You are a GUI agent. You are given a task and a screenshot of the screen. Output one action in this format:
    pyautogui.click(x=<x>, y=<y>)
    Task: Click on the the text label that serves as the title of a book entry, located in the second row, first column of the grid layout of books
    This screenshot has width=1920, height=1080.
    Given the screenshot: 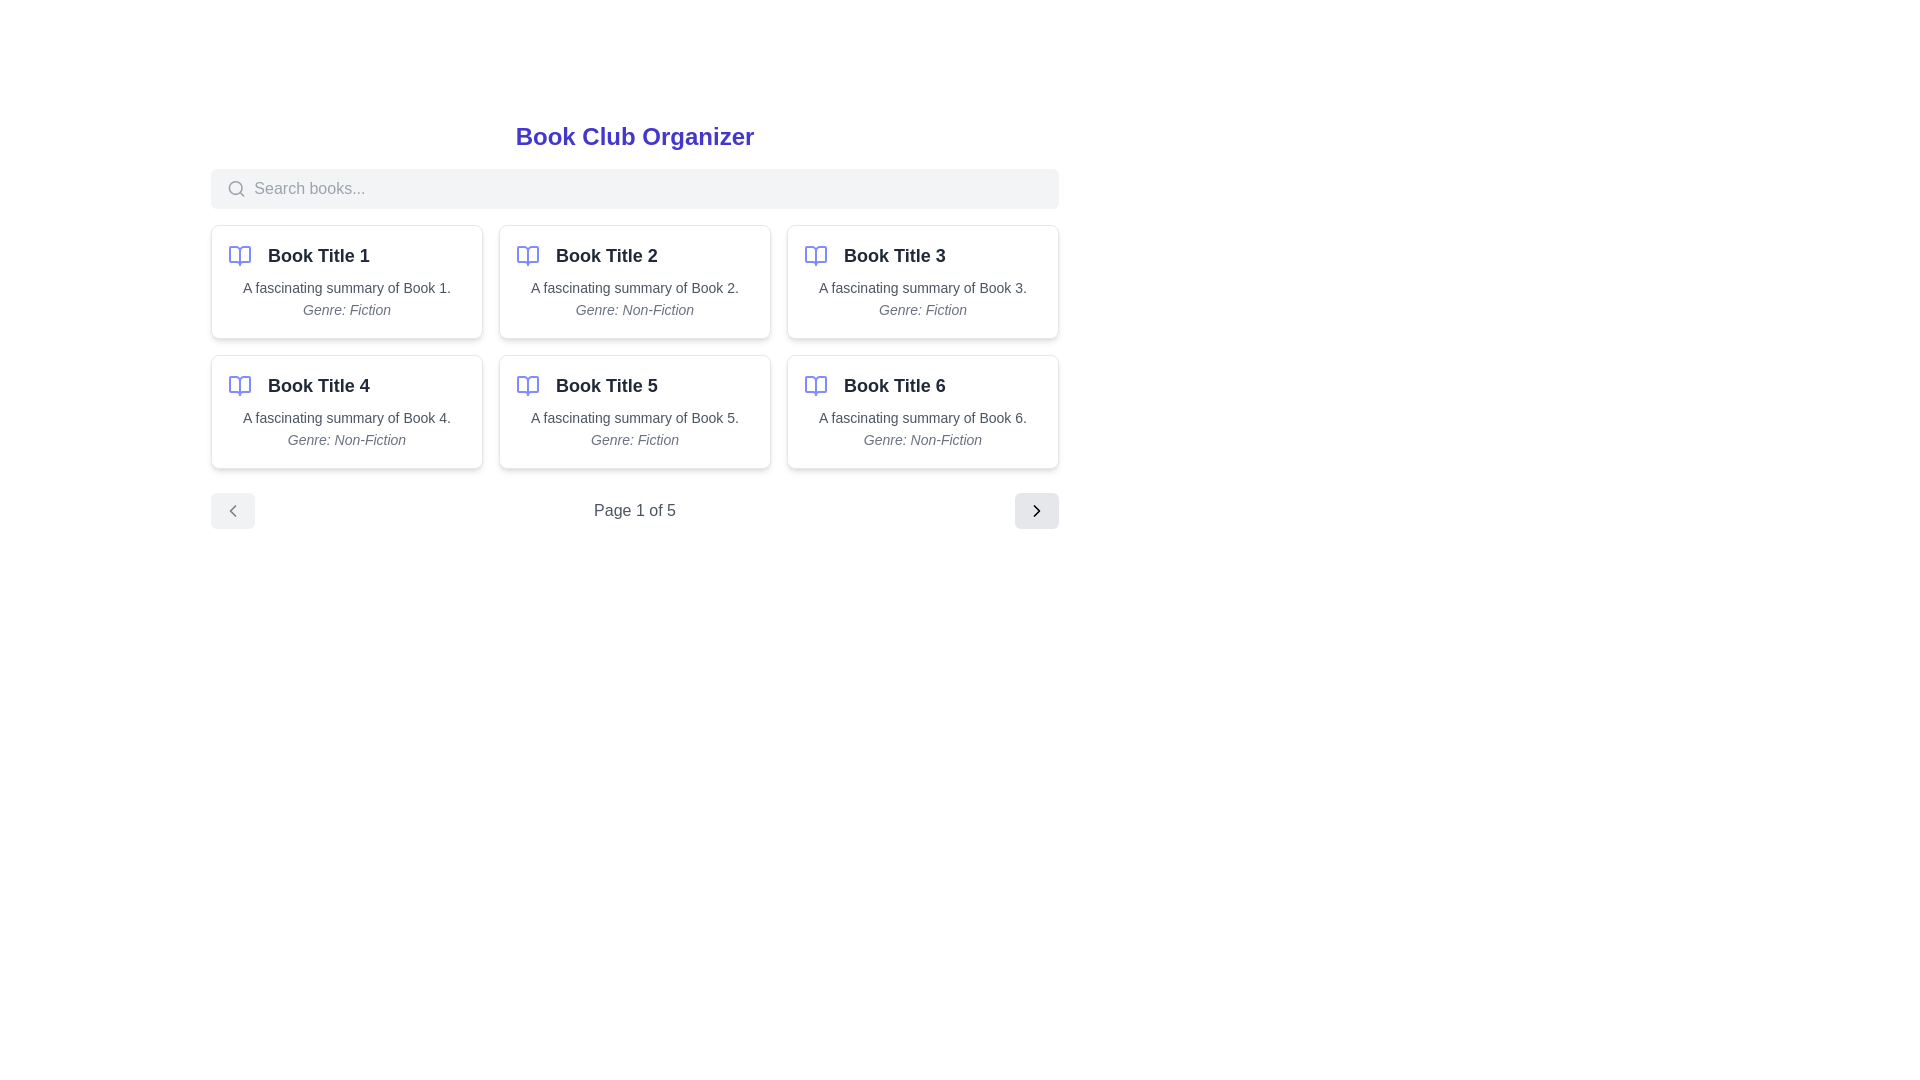 What is the action you would take?
    pyautogui.click(x=316, y=385)
    